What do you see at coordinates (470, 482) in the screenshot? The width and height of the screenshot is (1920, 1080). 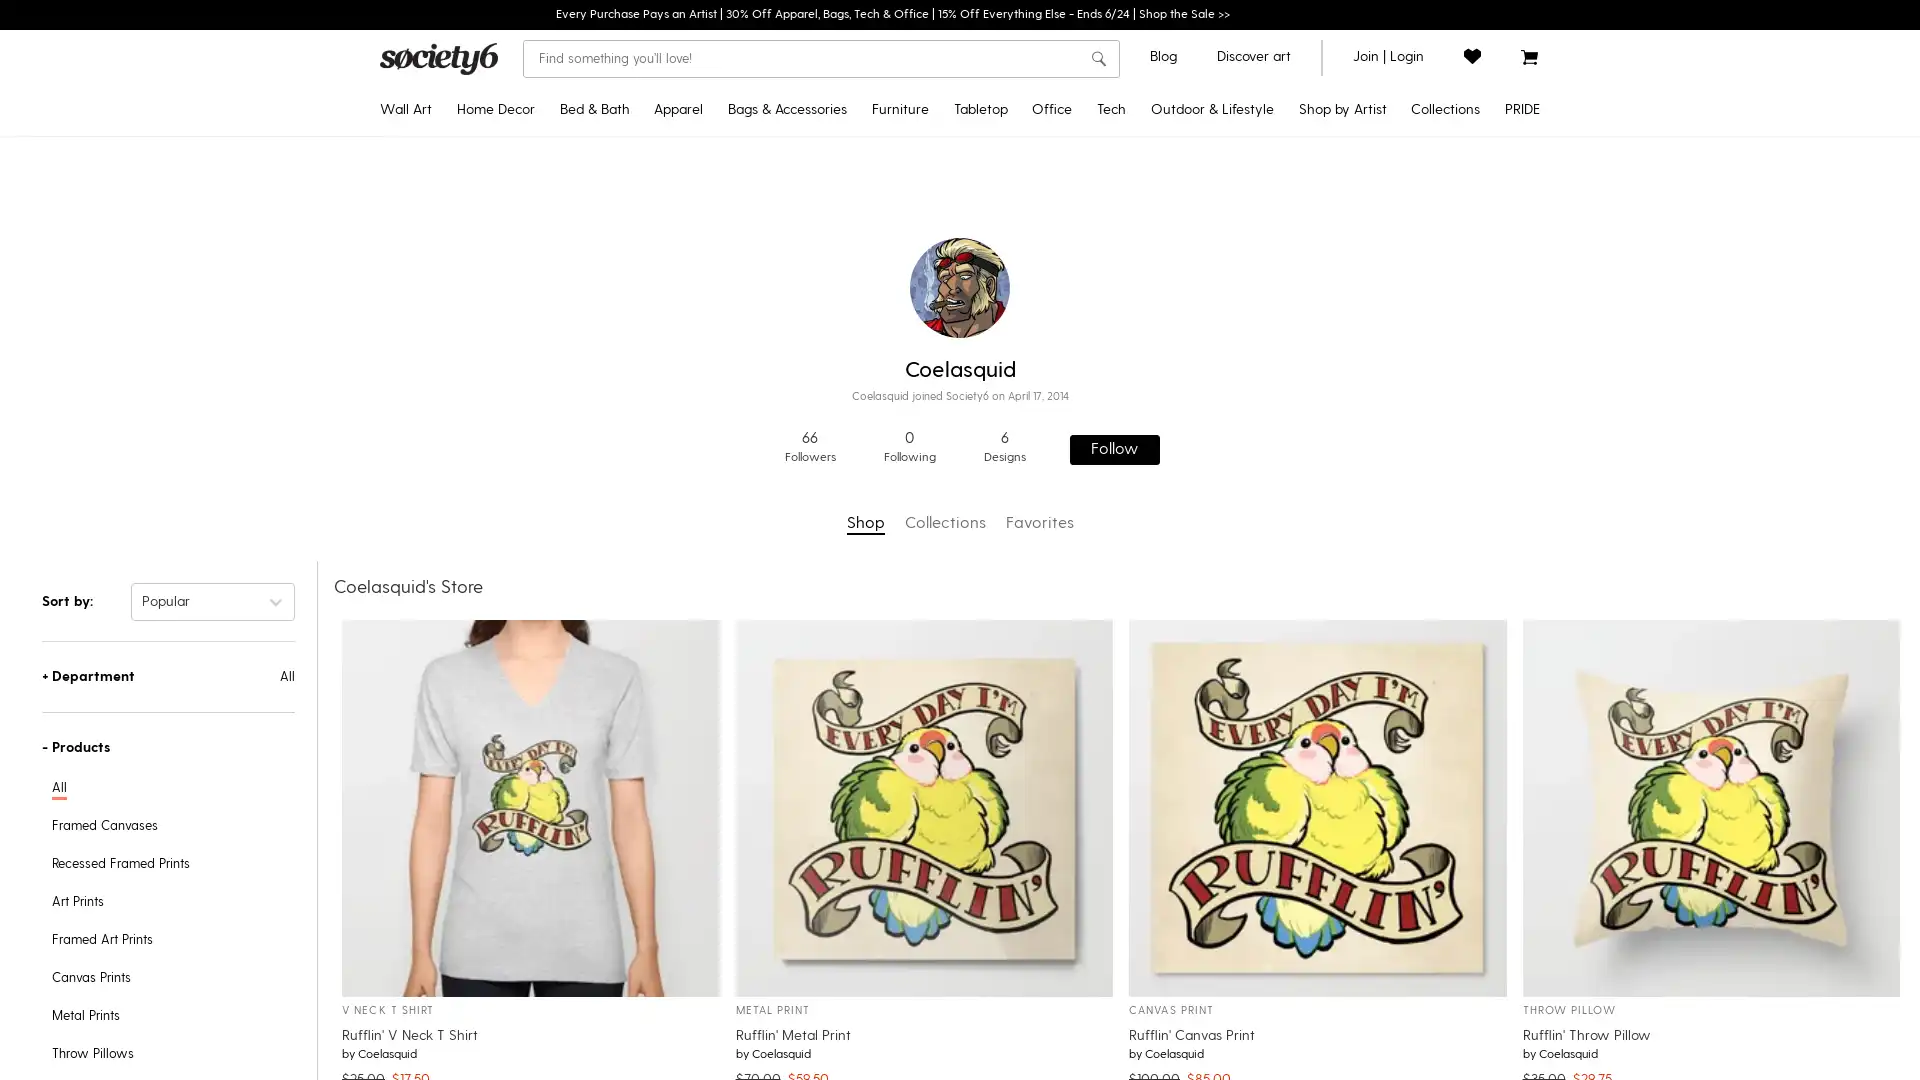 I see `Wood Wall Art` at bounding box center [470, 482].